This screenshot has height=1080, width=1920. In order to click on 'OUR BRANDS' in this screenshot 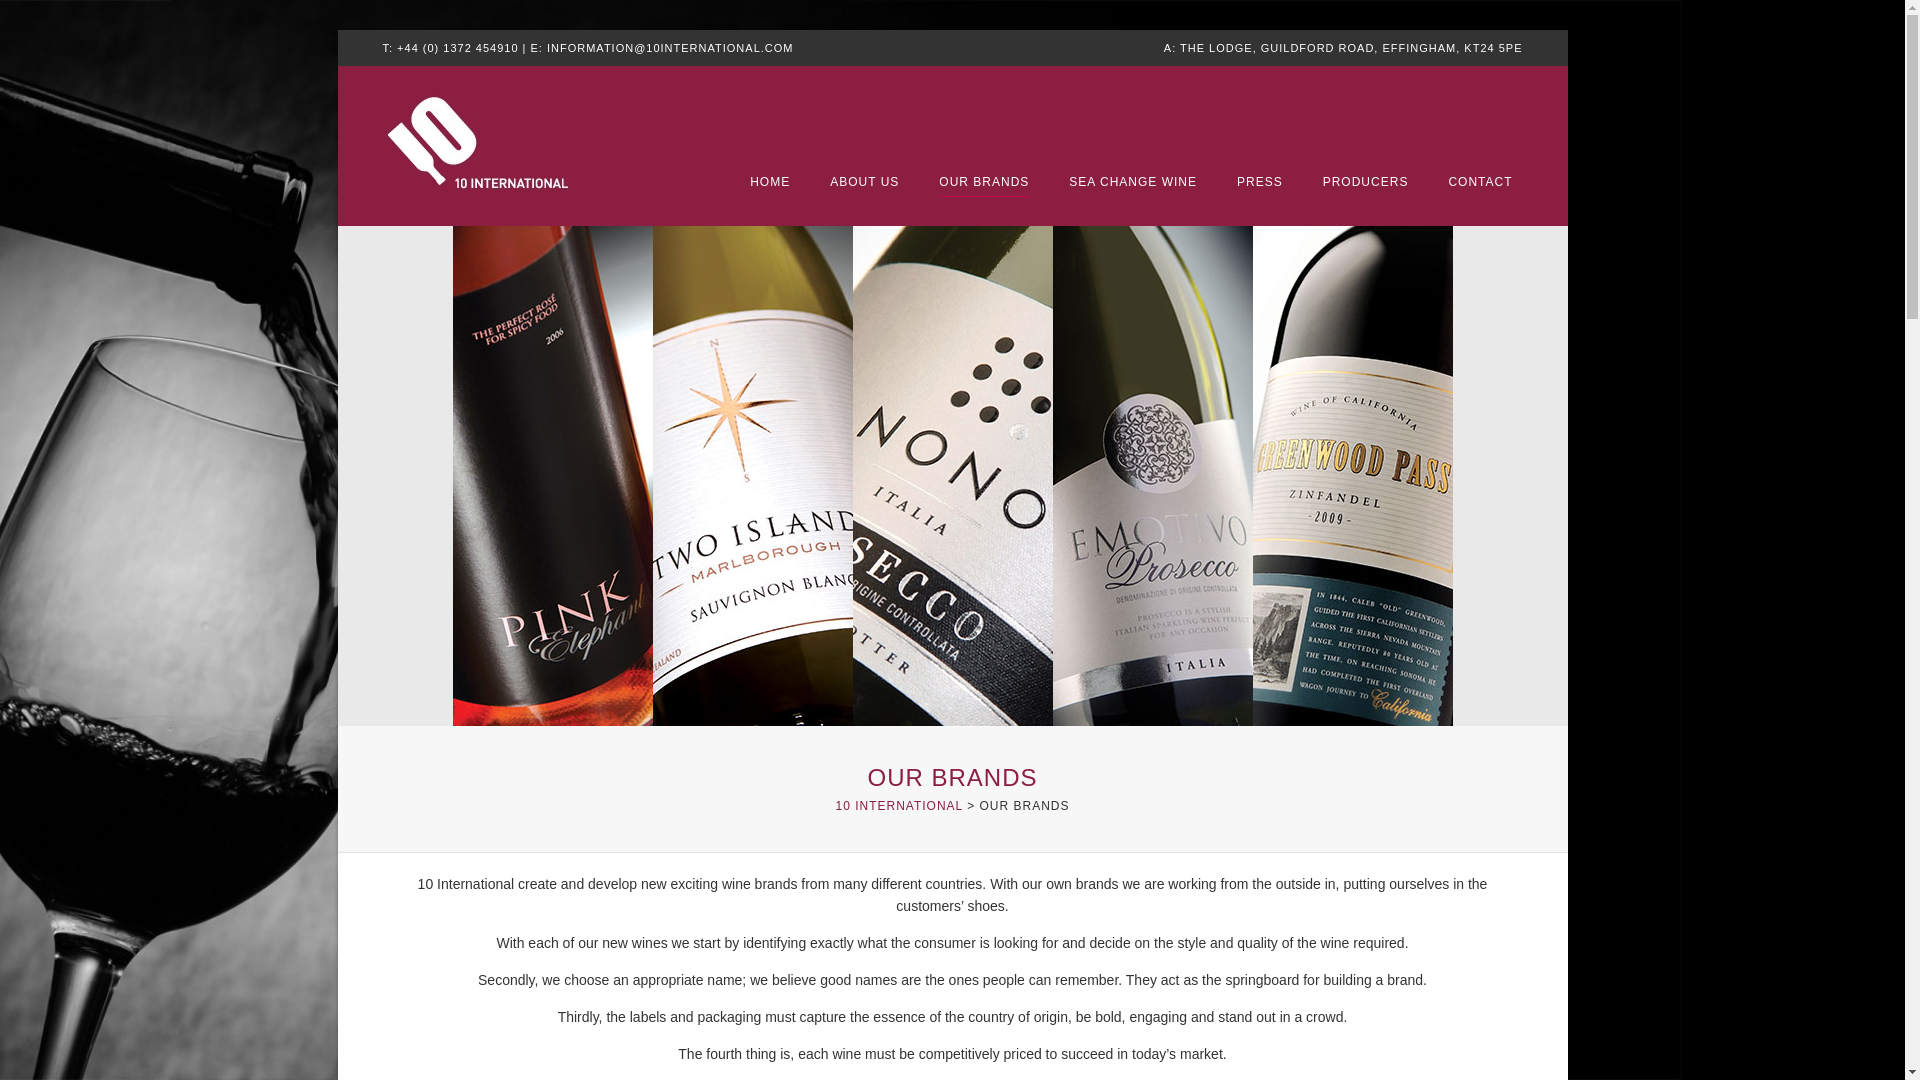, I will do `click(983, 182)`.